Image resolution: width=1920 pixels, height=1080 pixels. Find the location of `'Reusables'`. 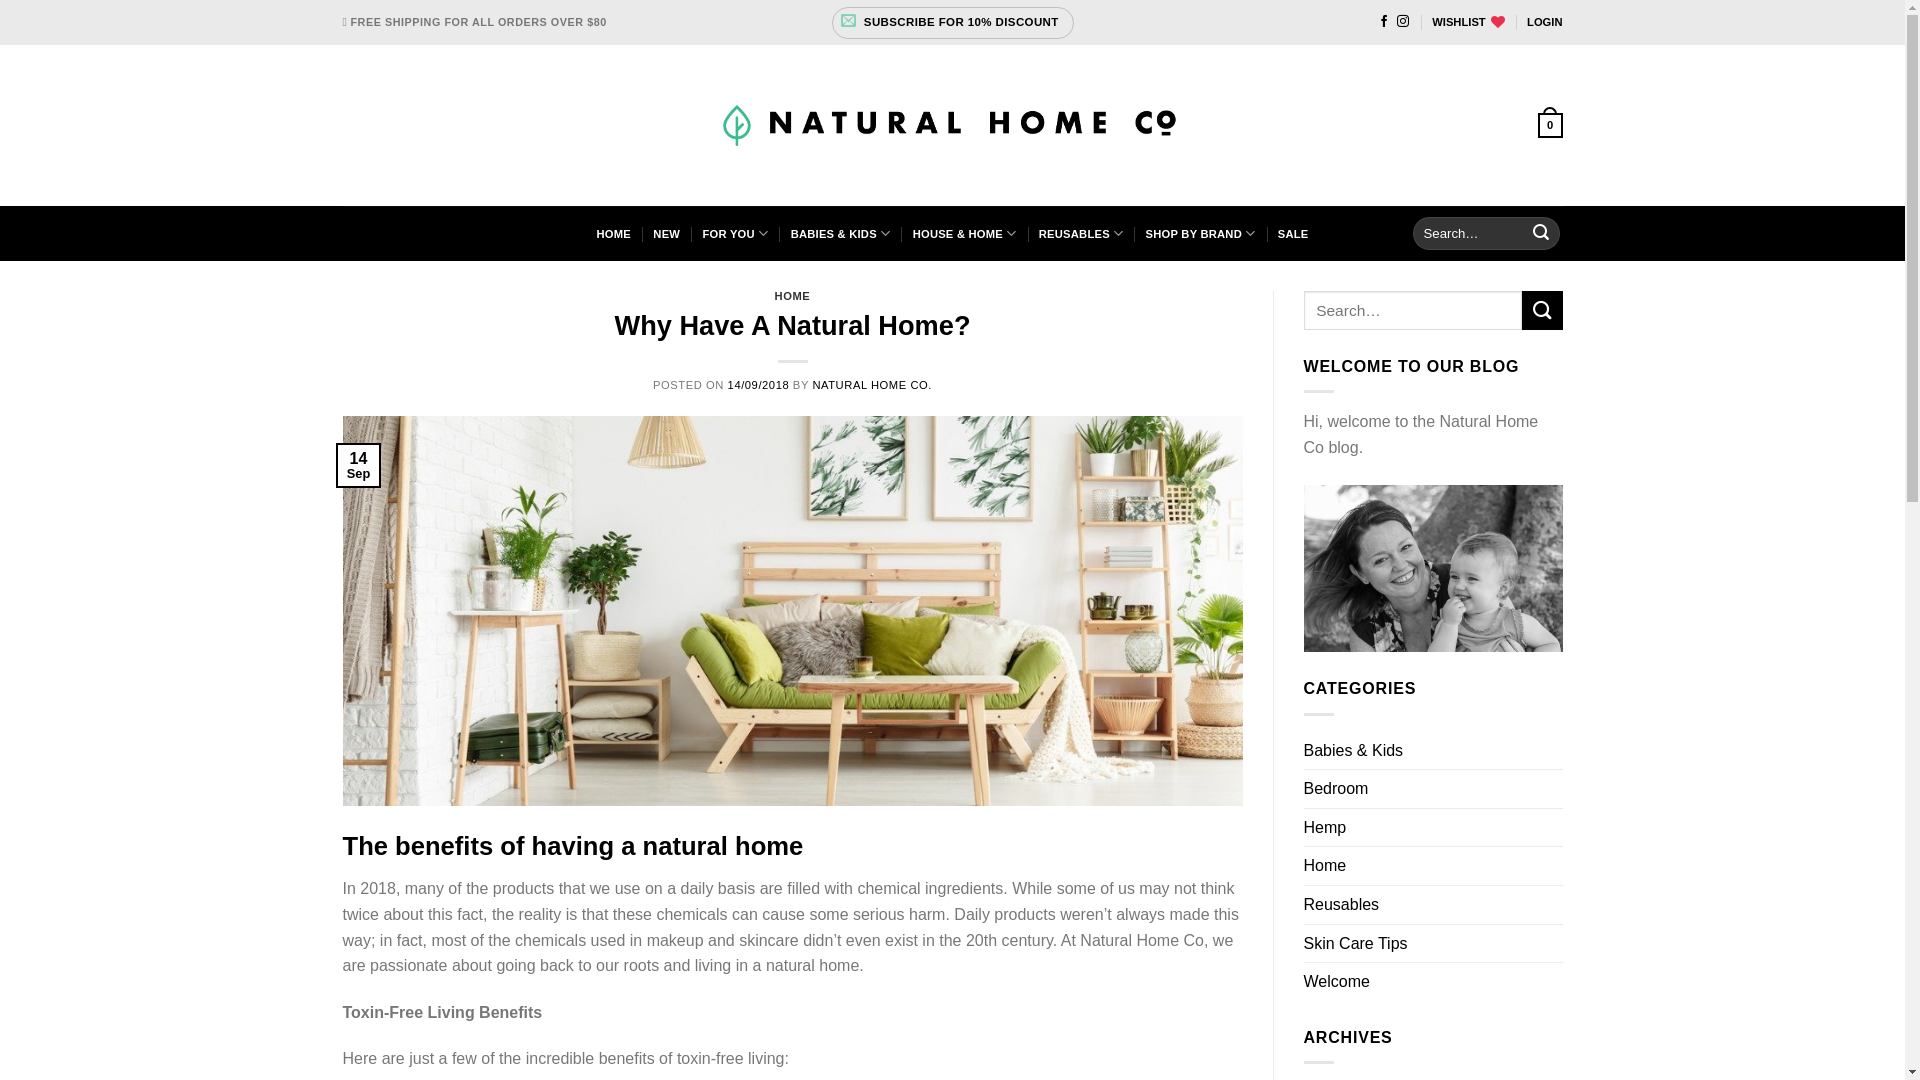

'Reusables' is located at coordinates (1342, 905).